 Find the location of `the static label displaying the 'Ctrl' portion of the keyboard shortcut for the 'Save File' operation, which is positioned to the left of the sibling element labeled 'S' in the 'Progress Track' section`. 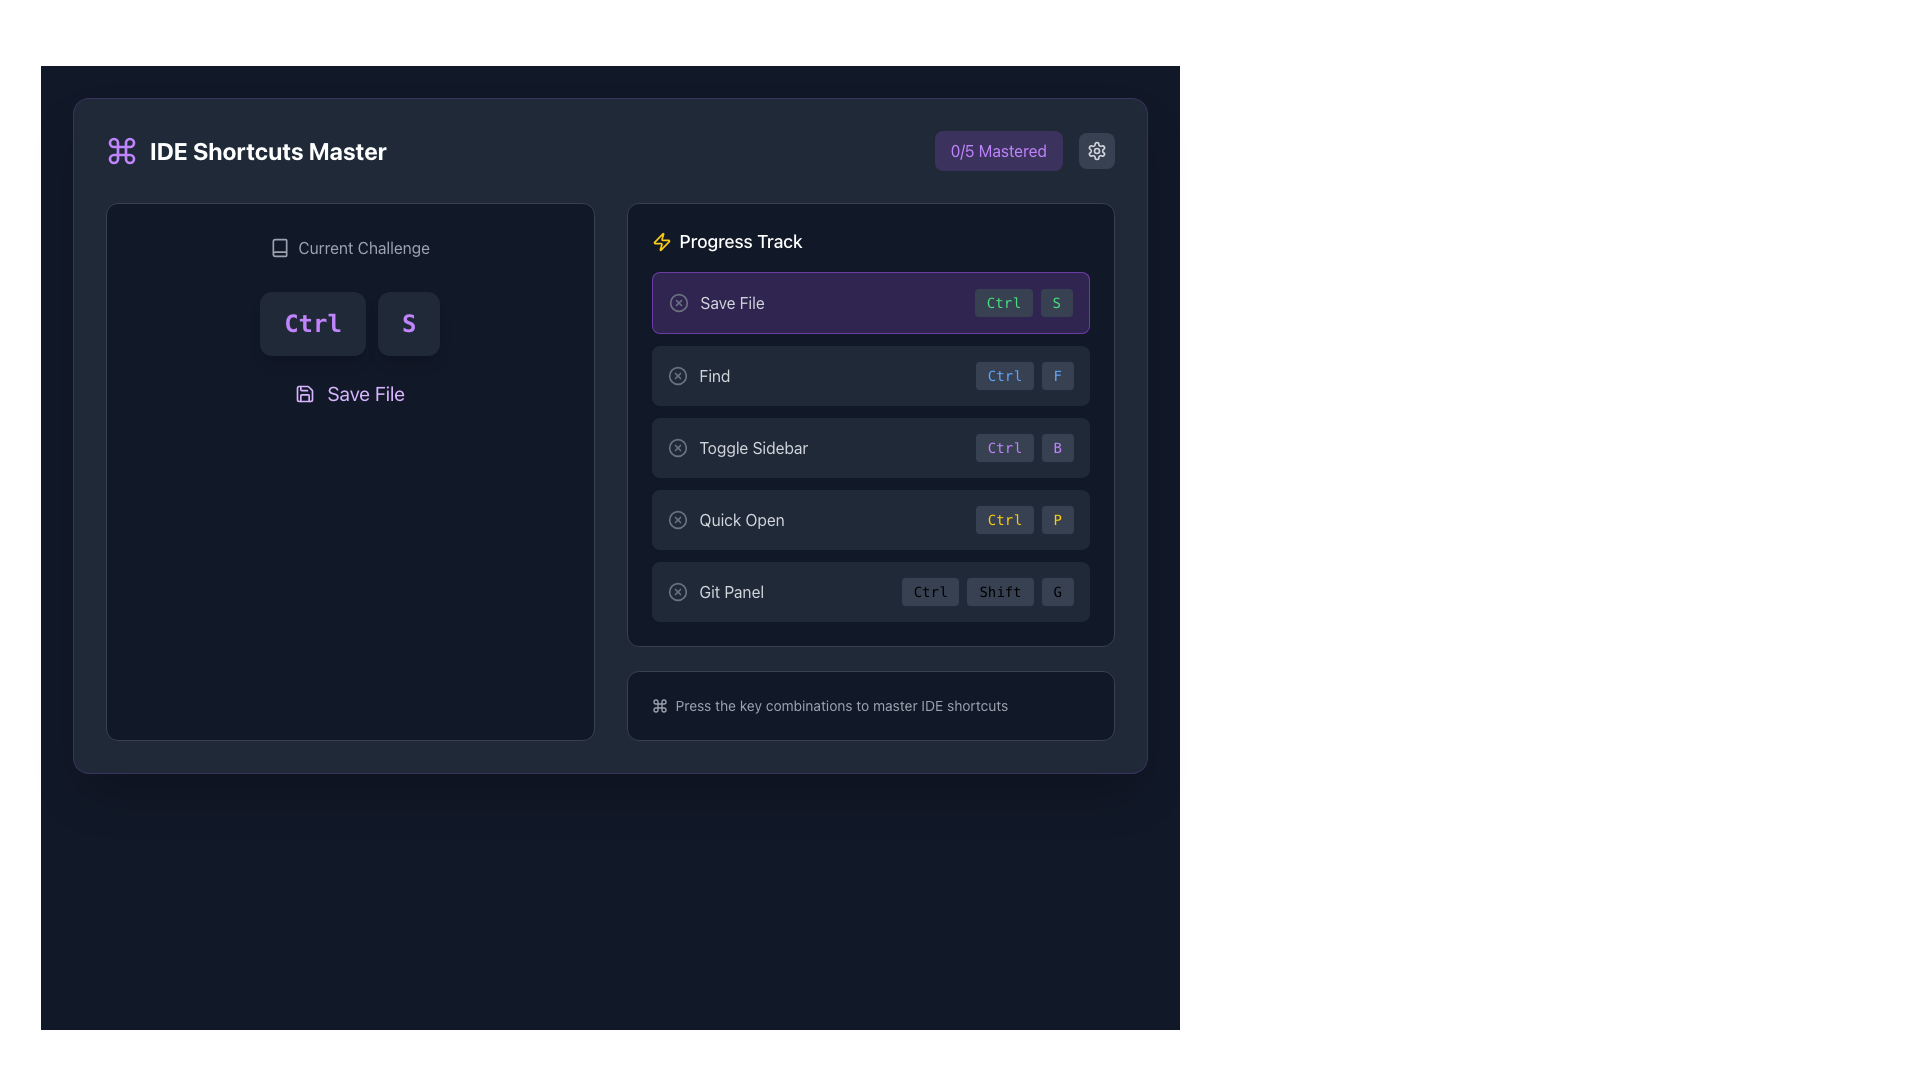

the static label displaying the 'Ctrl' portion of the keyboard shortcut for the 'Save File' operation, which is positioned to the left of the sibling element labeled 'S' in the 'Progress Track' section is located at coordinates (1003, 303).